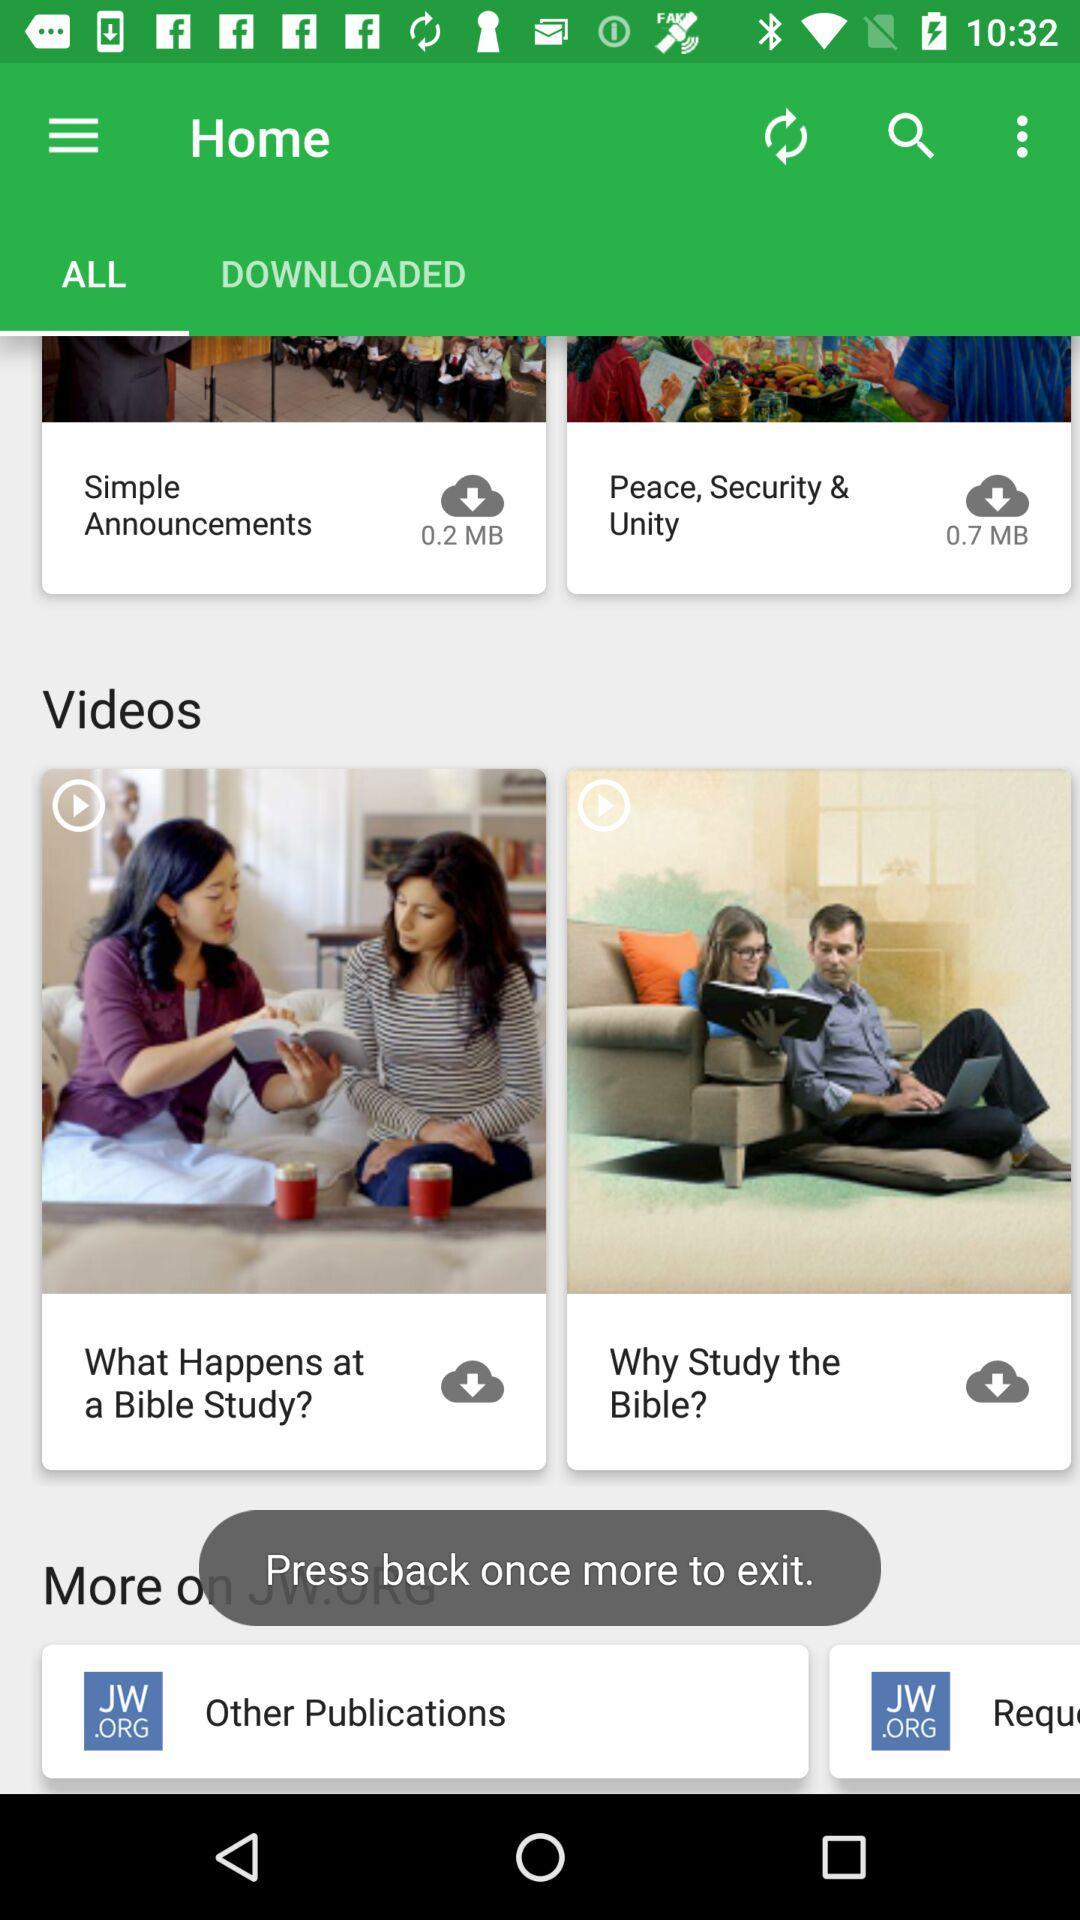 This screenshot has width=1080, height=1920. Describe the element at coordinates (910, 1710) in the screenshot. I see `open advertisement` at that location.